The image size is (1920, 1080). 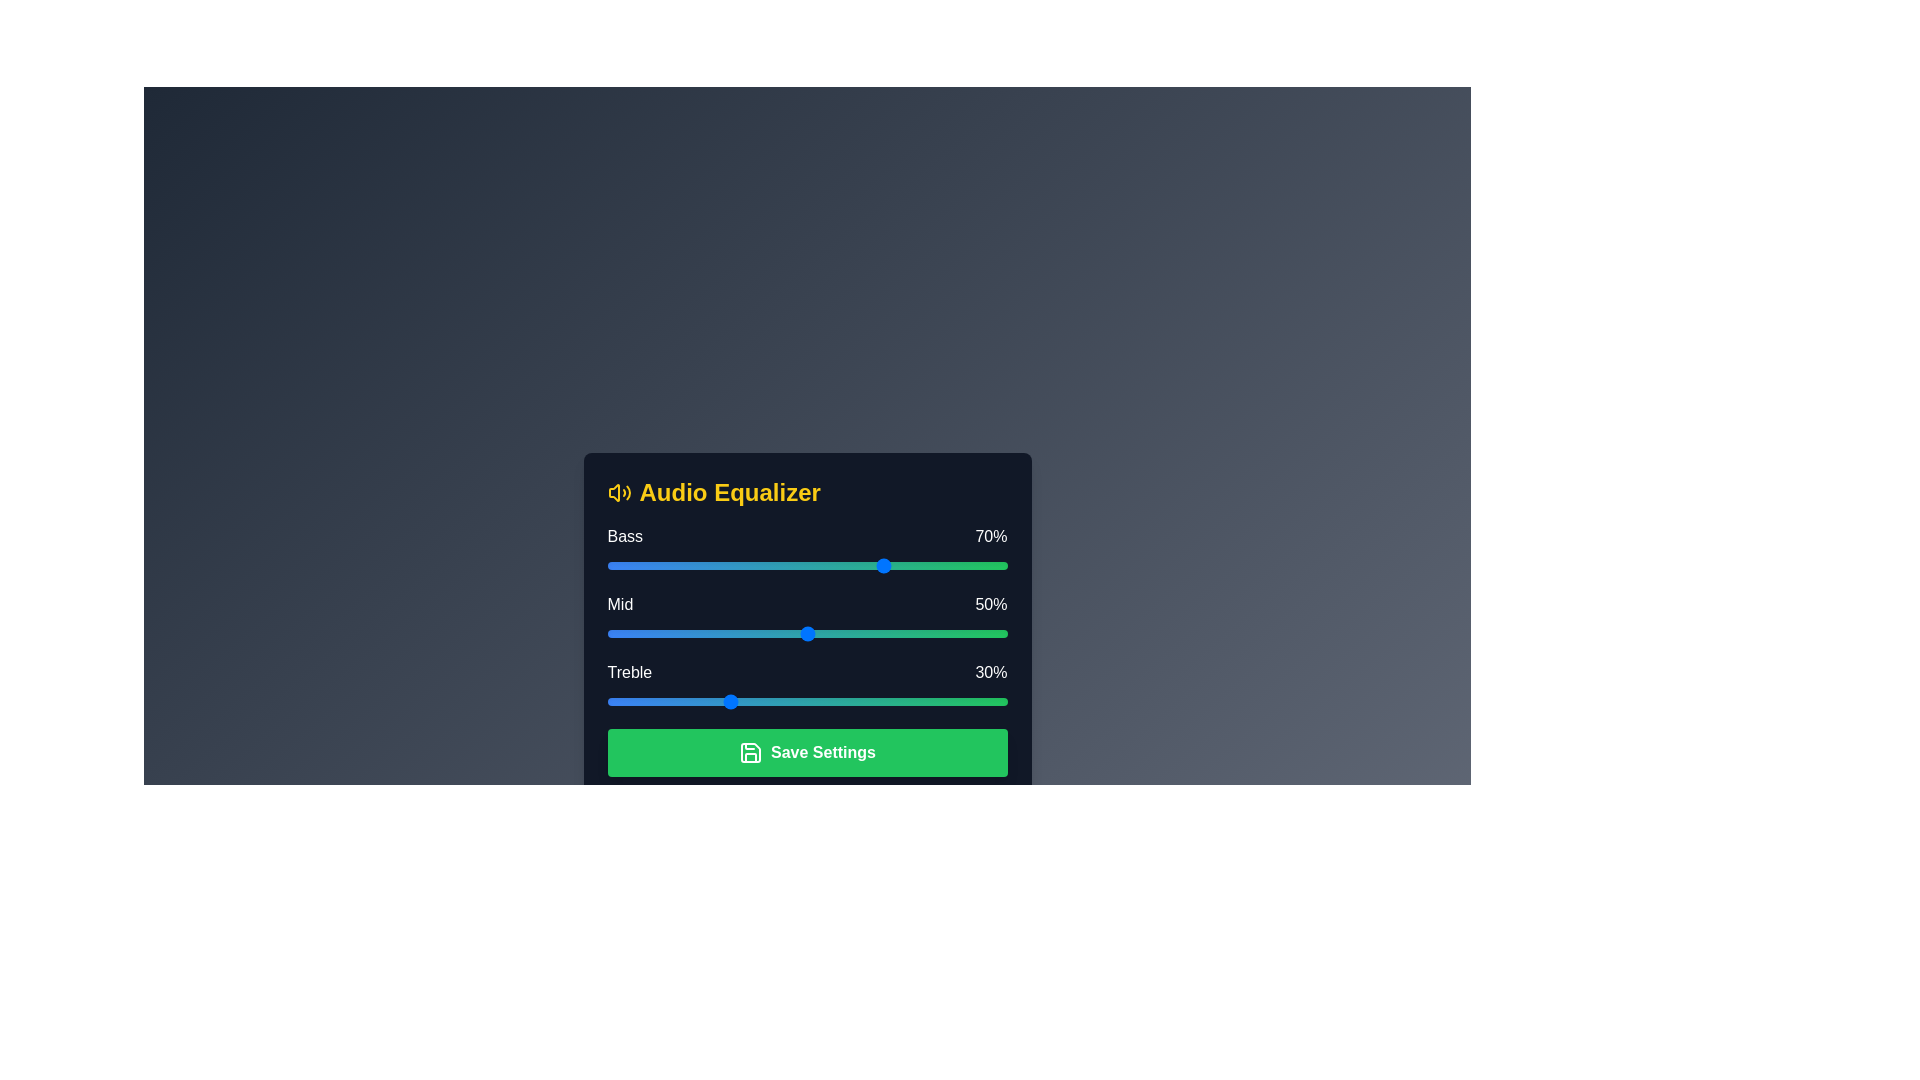 What do you see at coordinates (782, 566) in the screenshot?
I see `the 0 slider to 44% and observe the visual feedback` at bounding box center [782, 566].